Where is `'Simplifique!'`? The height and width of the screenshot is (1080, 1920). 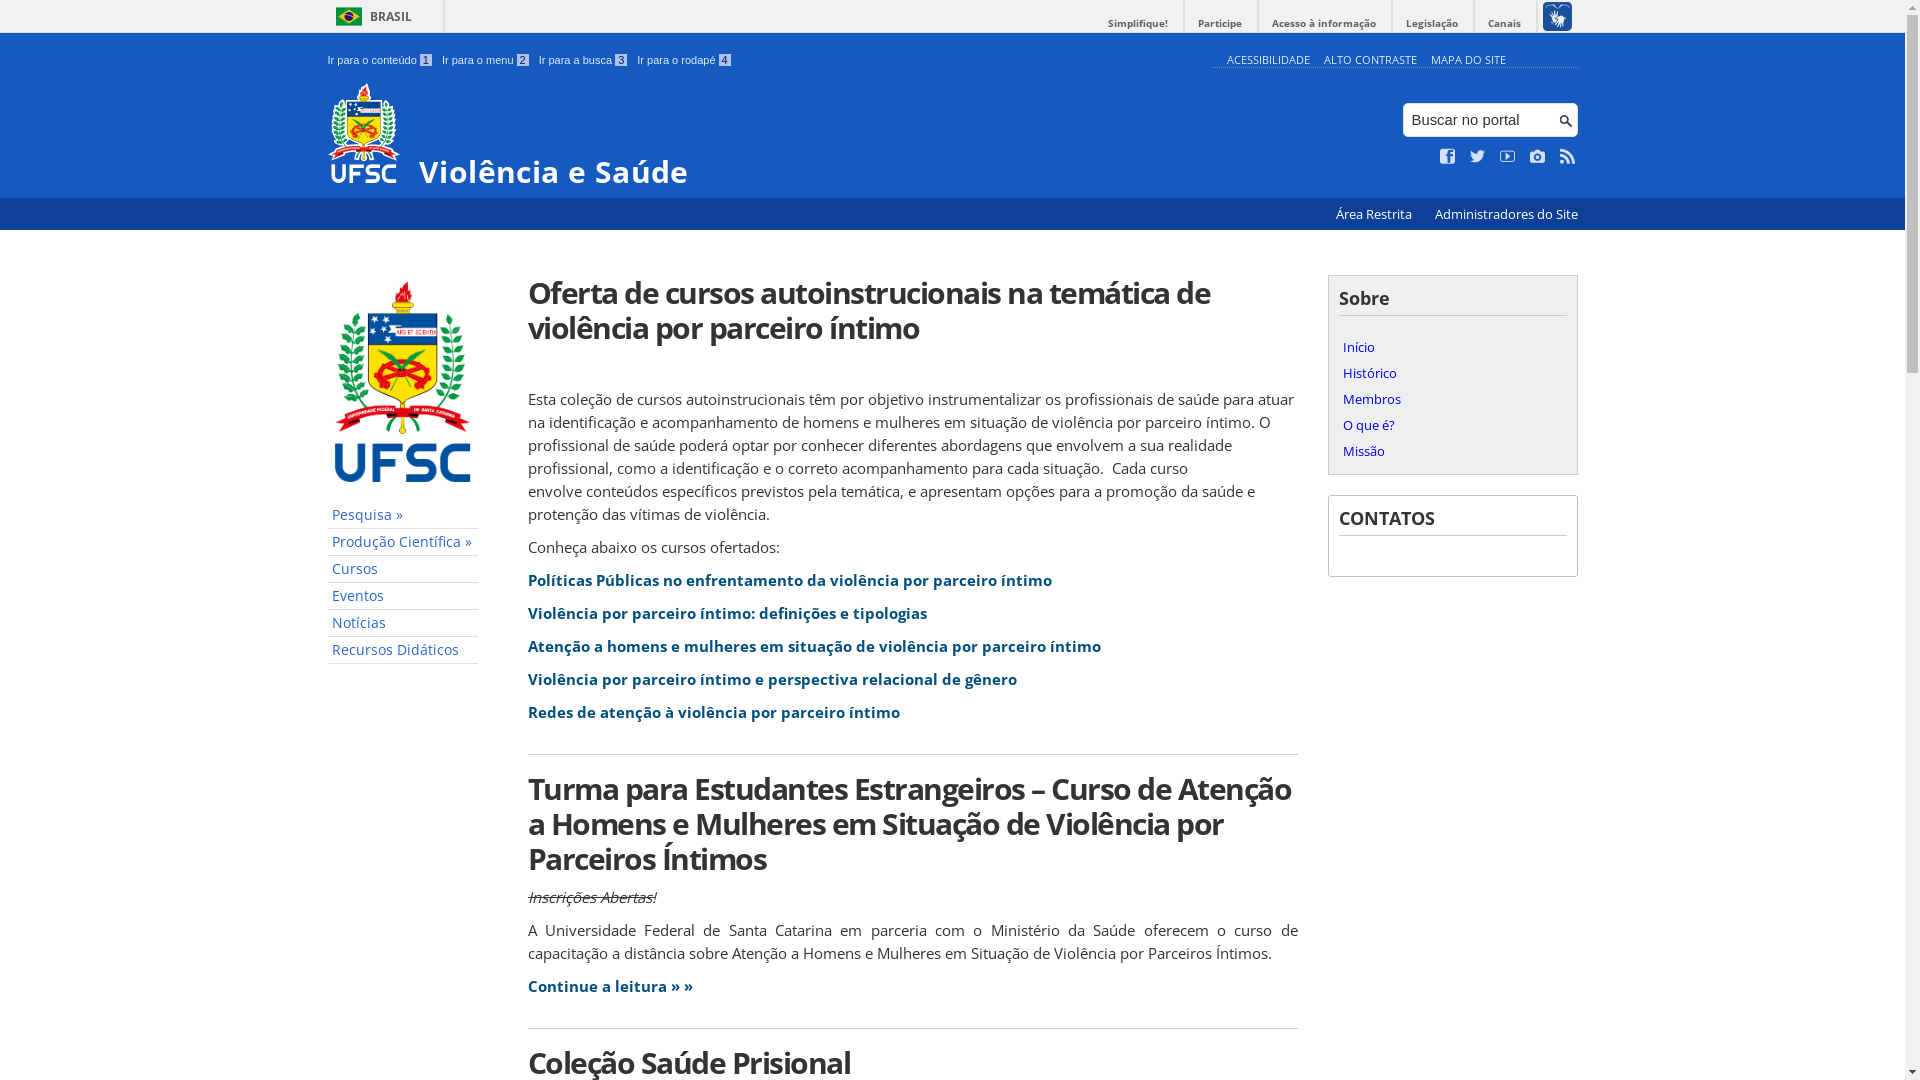
'Simplifique!' is located at coordinates (1137, 23).